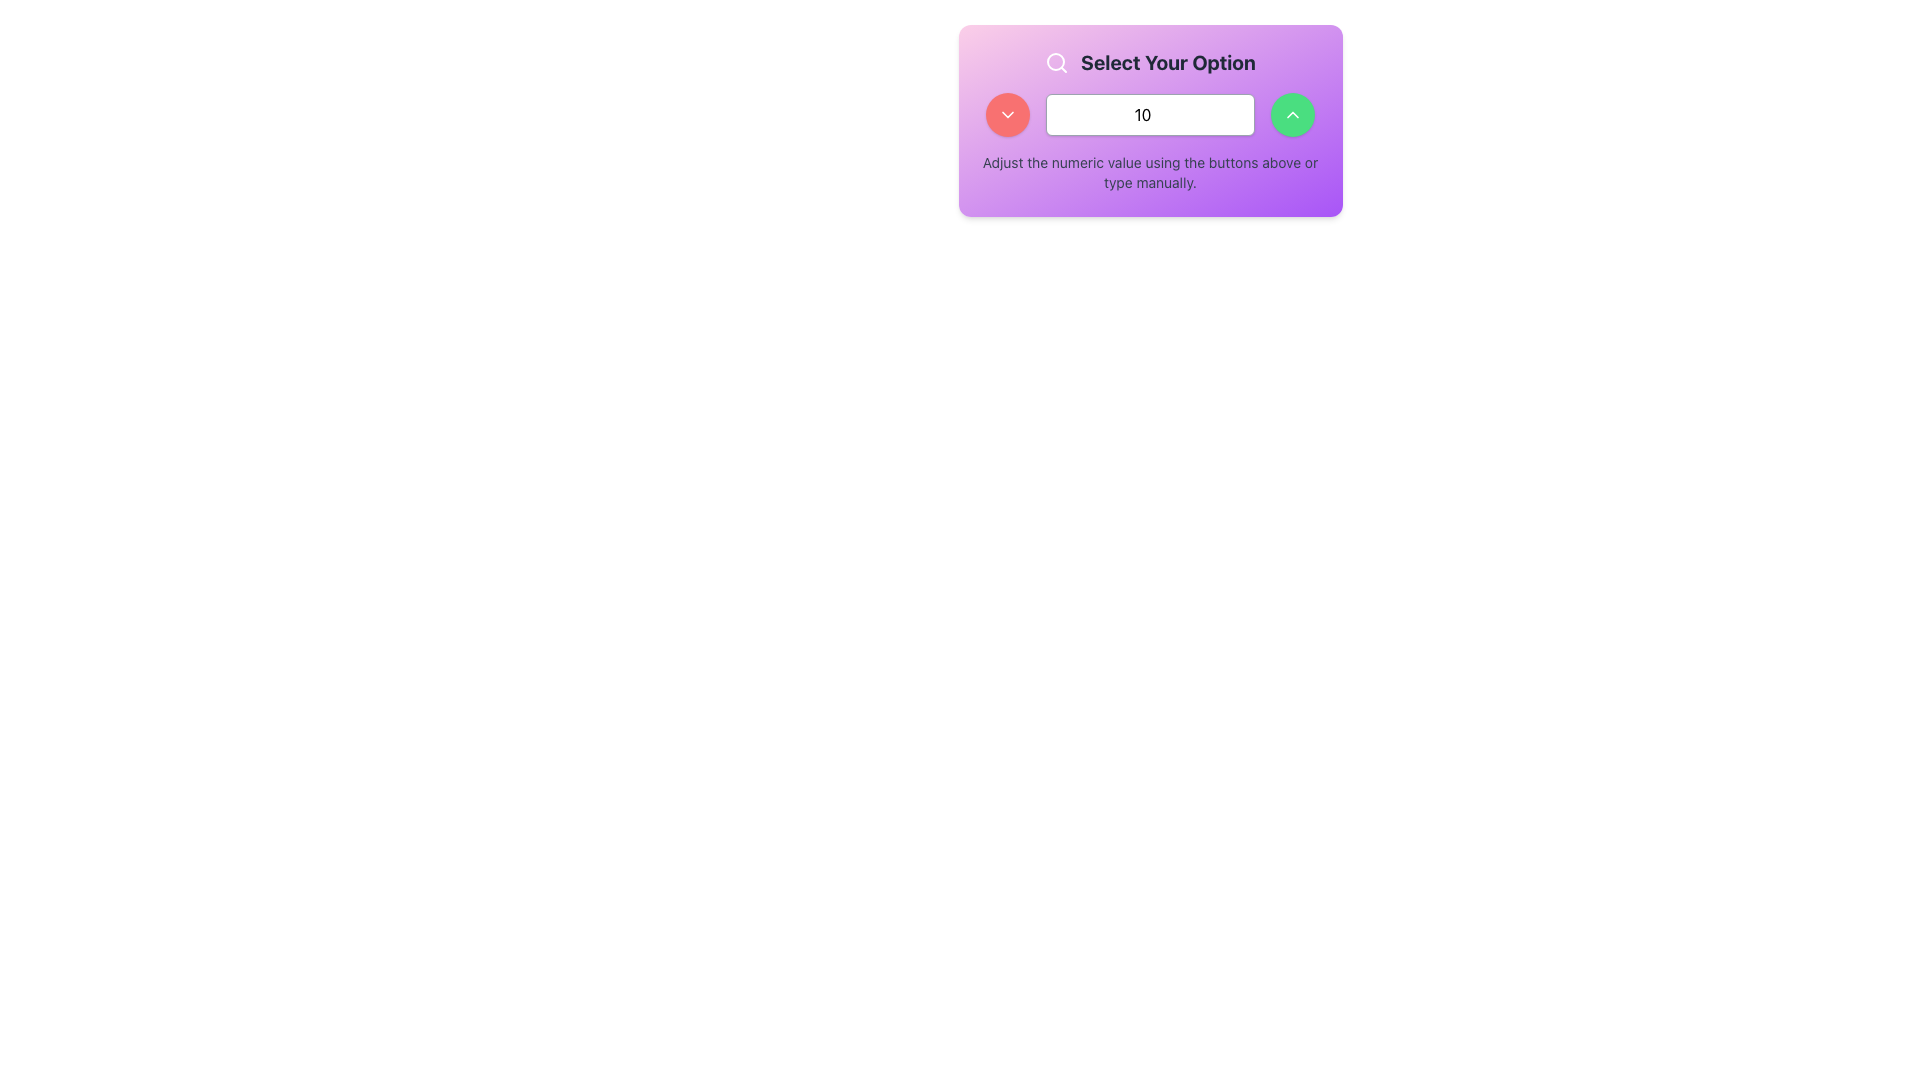  I want to click on the green circular button icon that increases the numeric value in the adjacent white input box, so click(1292, 115).